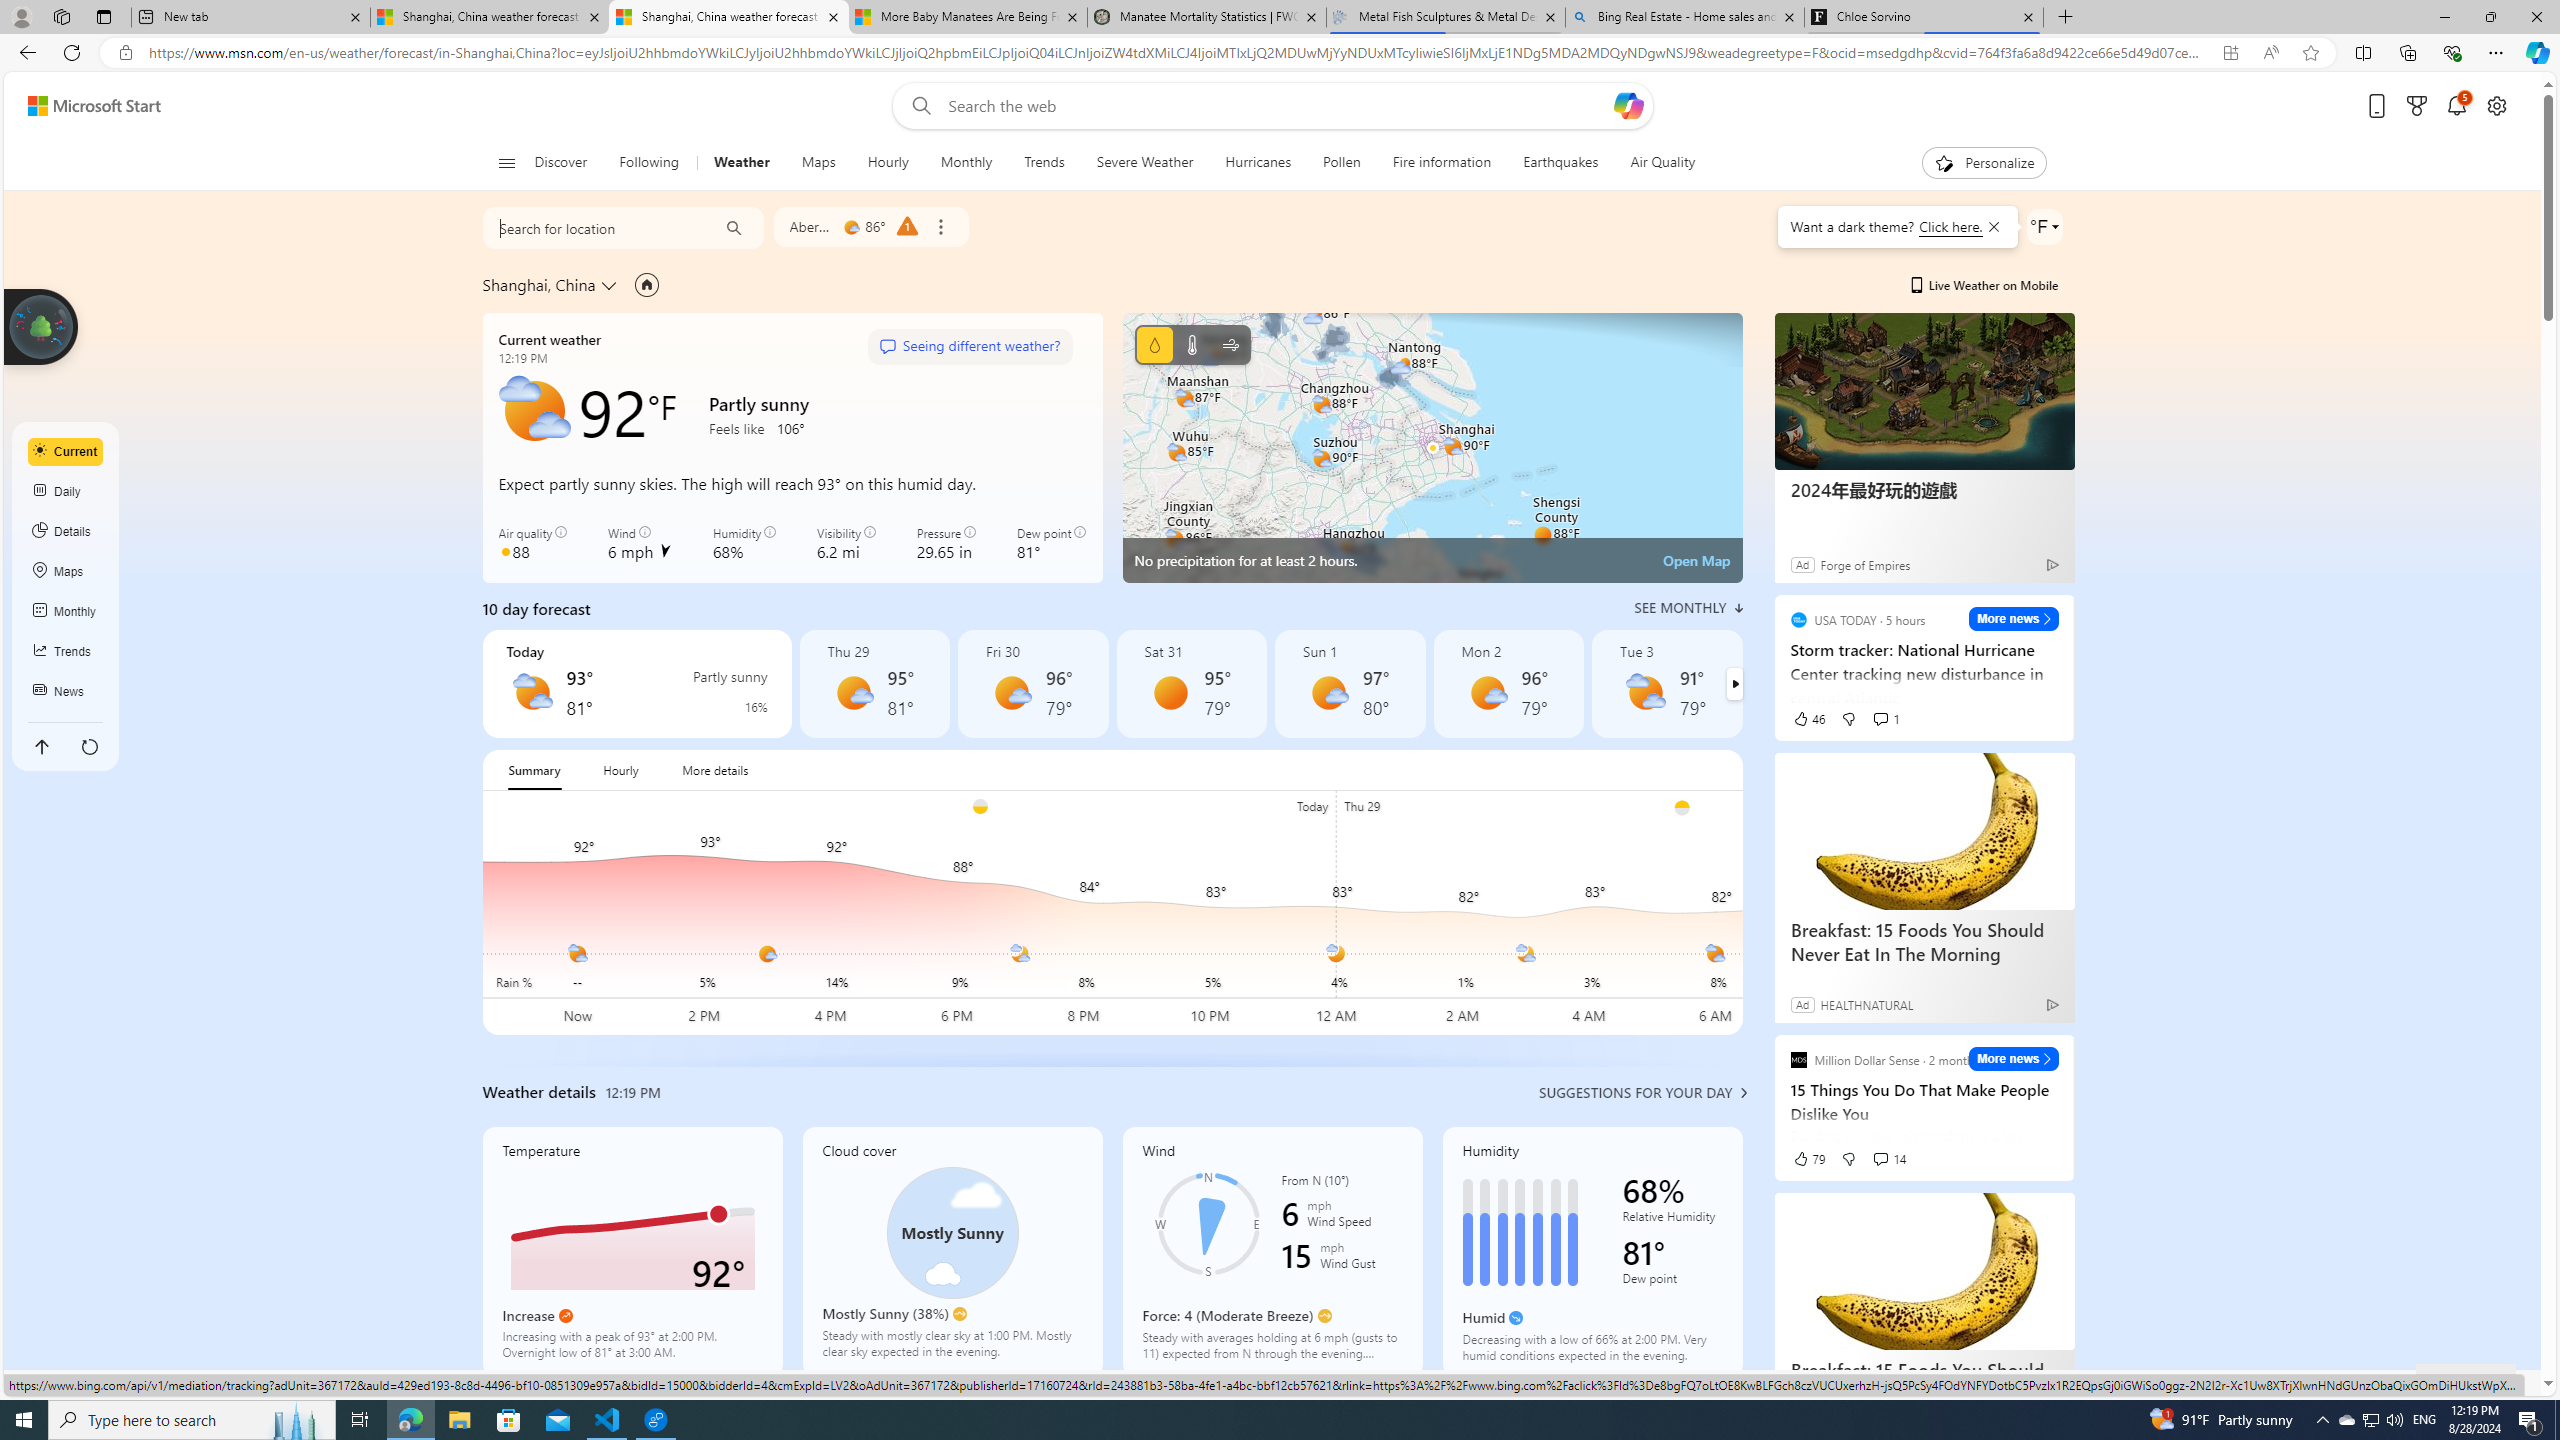 The width and height of the screenshot is (2560, 1440). Describe the element at coordinates (1866, 1003) in the screenshot. I see `'HEALTHNATURAL'` at that location.